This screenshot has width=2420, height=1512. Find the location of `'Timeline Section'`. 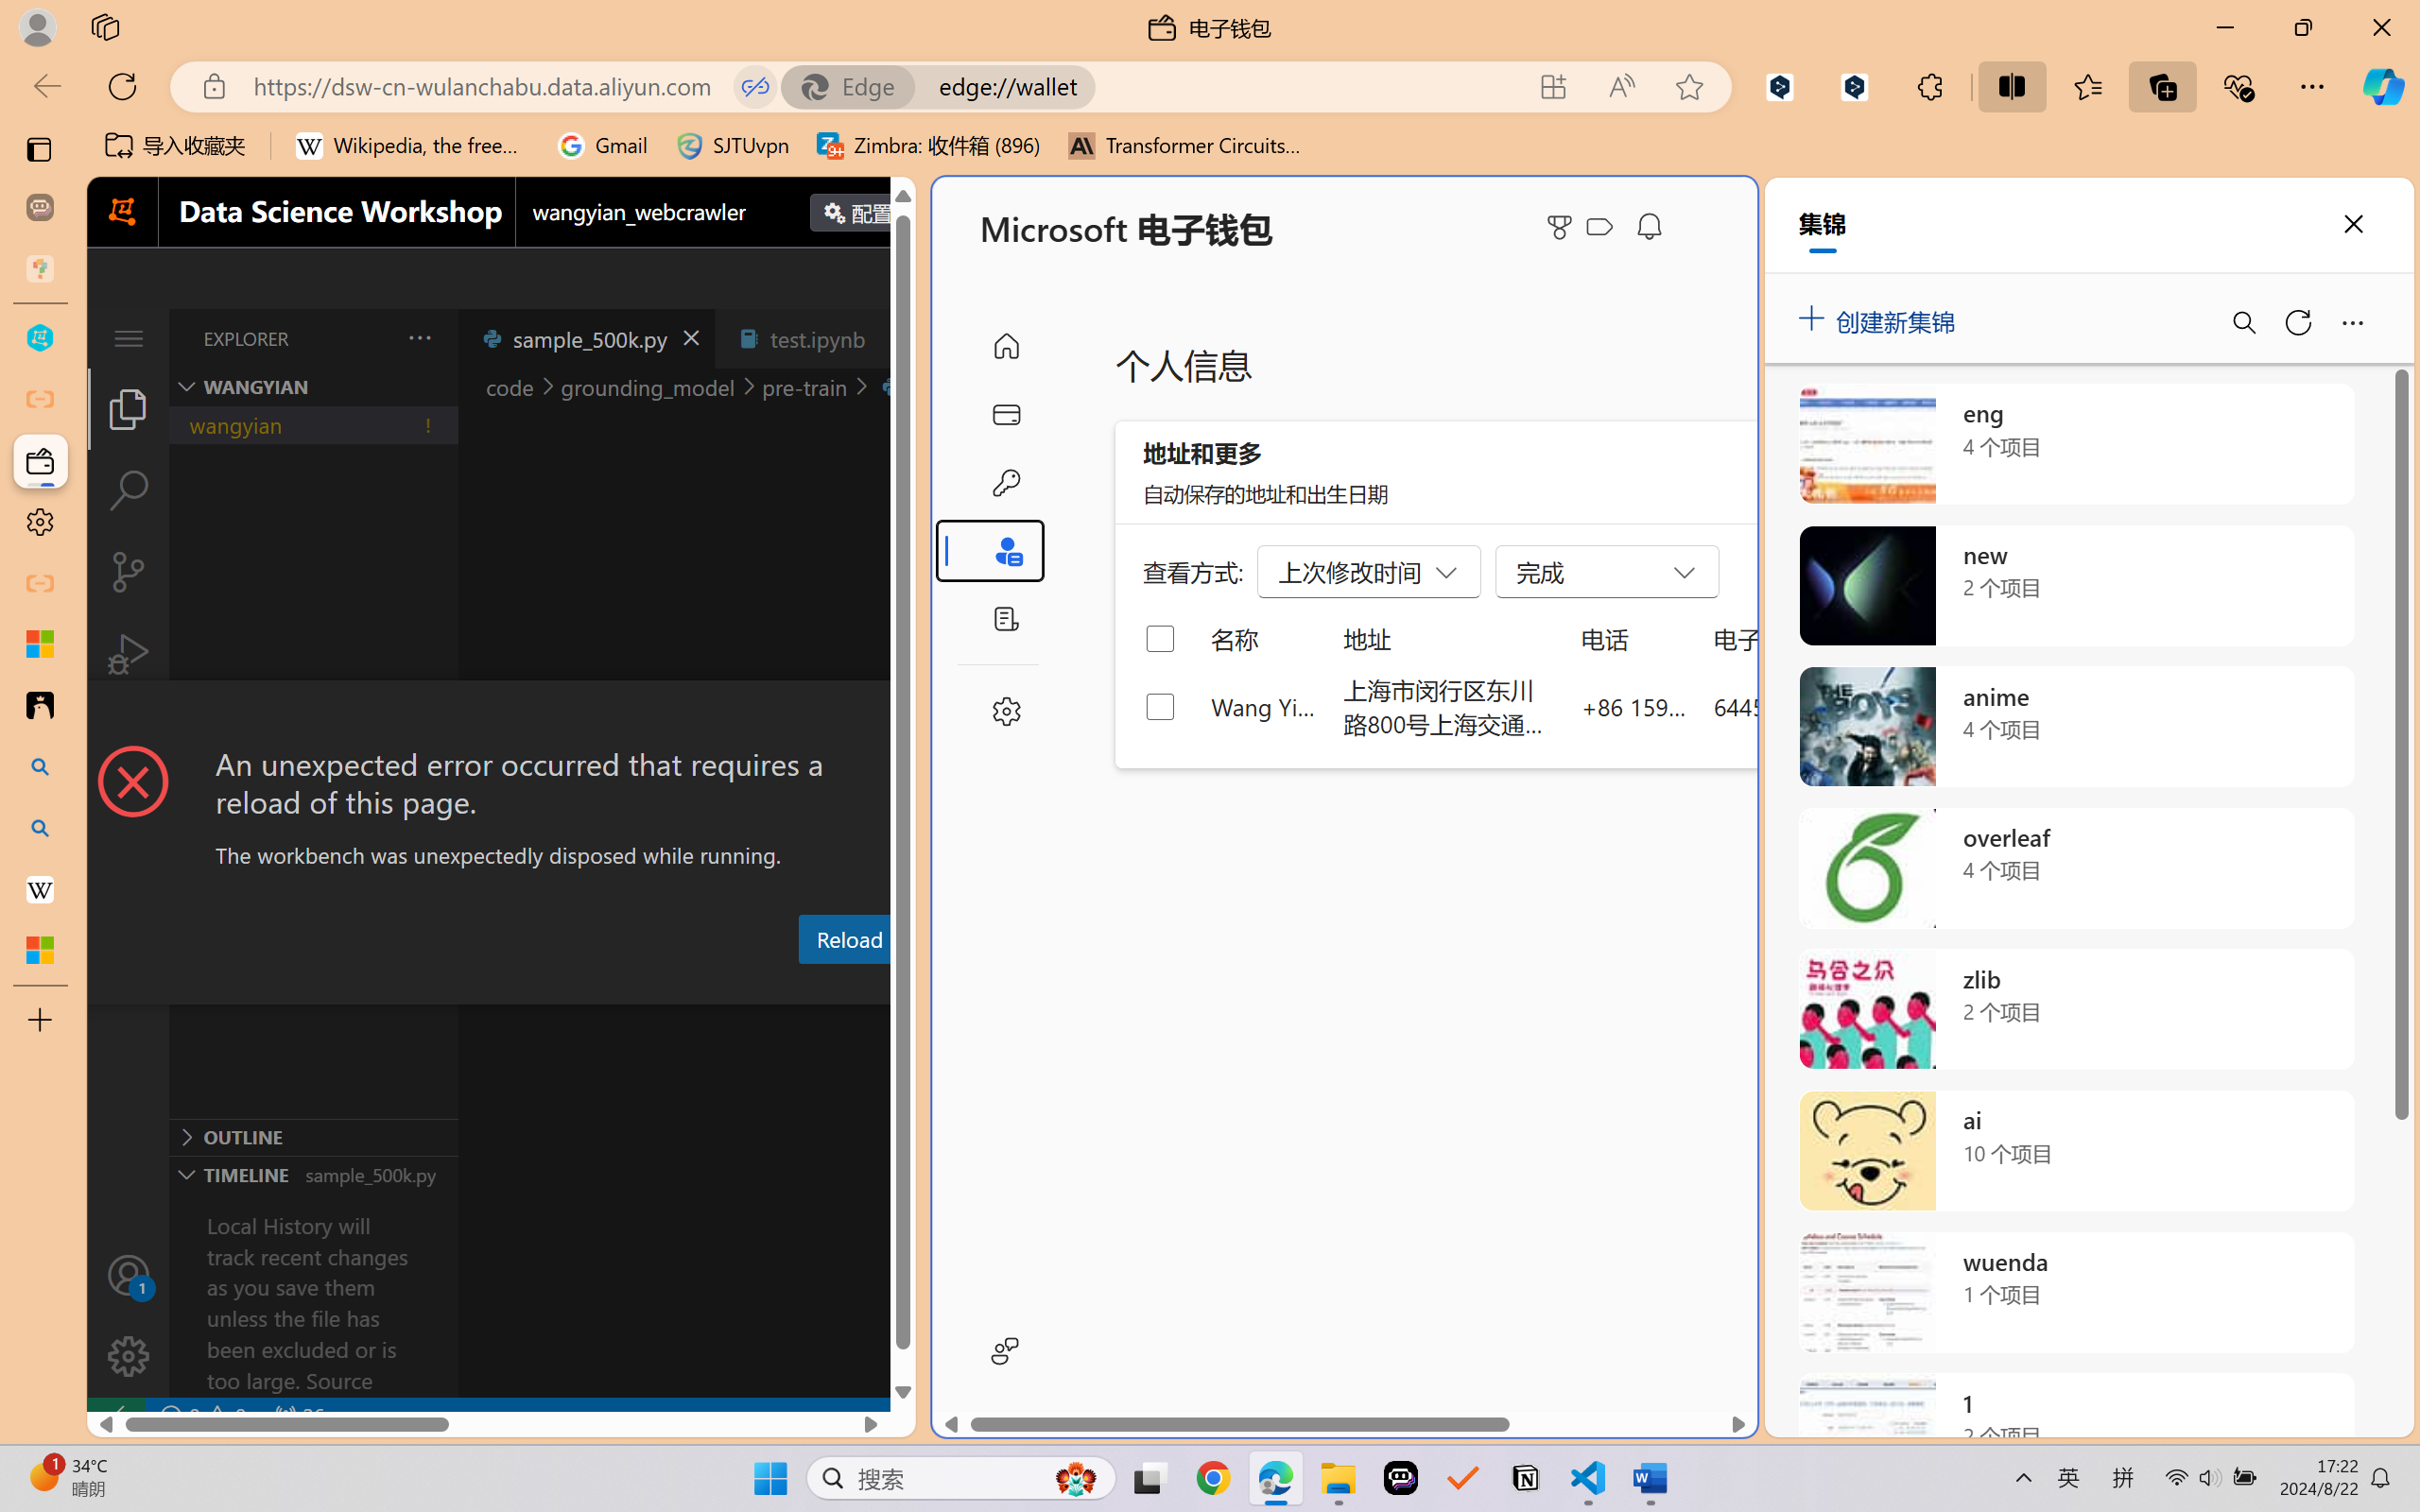

'Timeline Section' is located at coordinates (313, 1174).